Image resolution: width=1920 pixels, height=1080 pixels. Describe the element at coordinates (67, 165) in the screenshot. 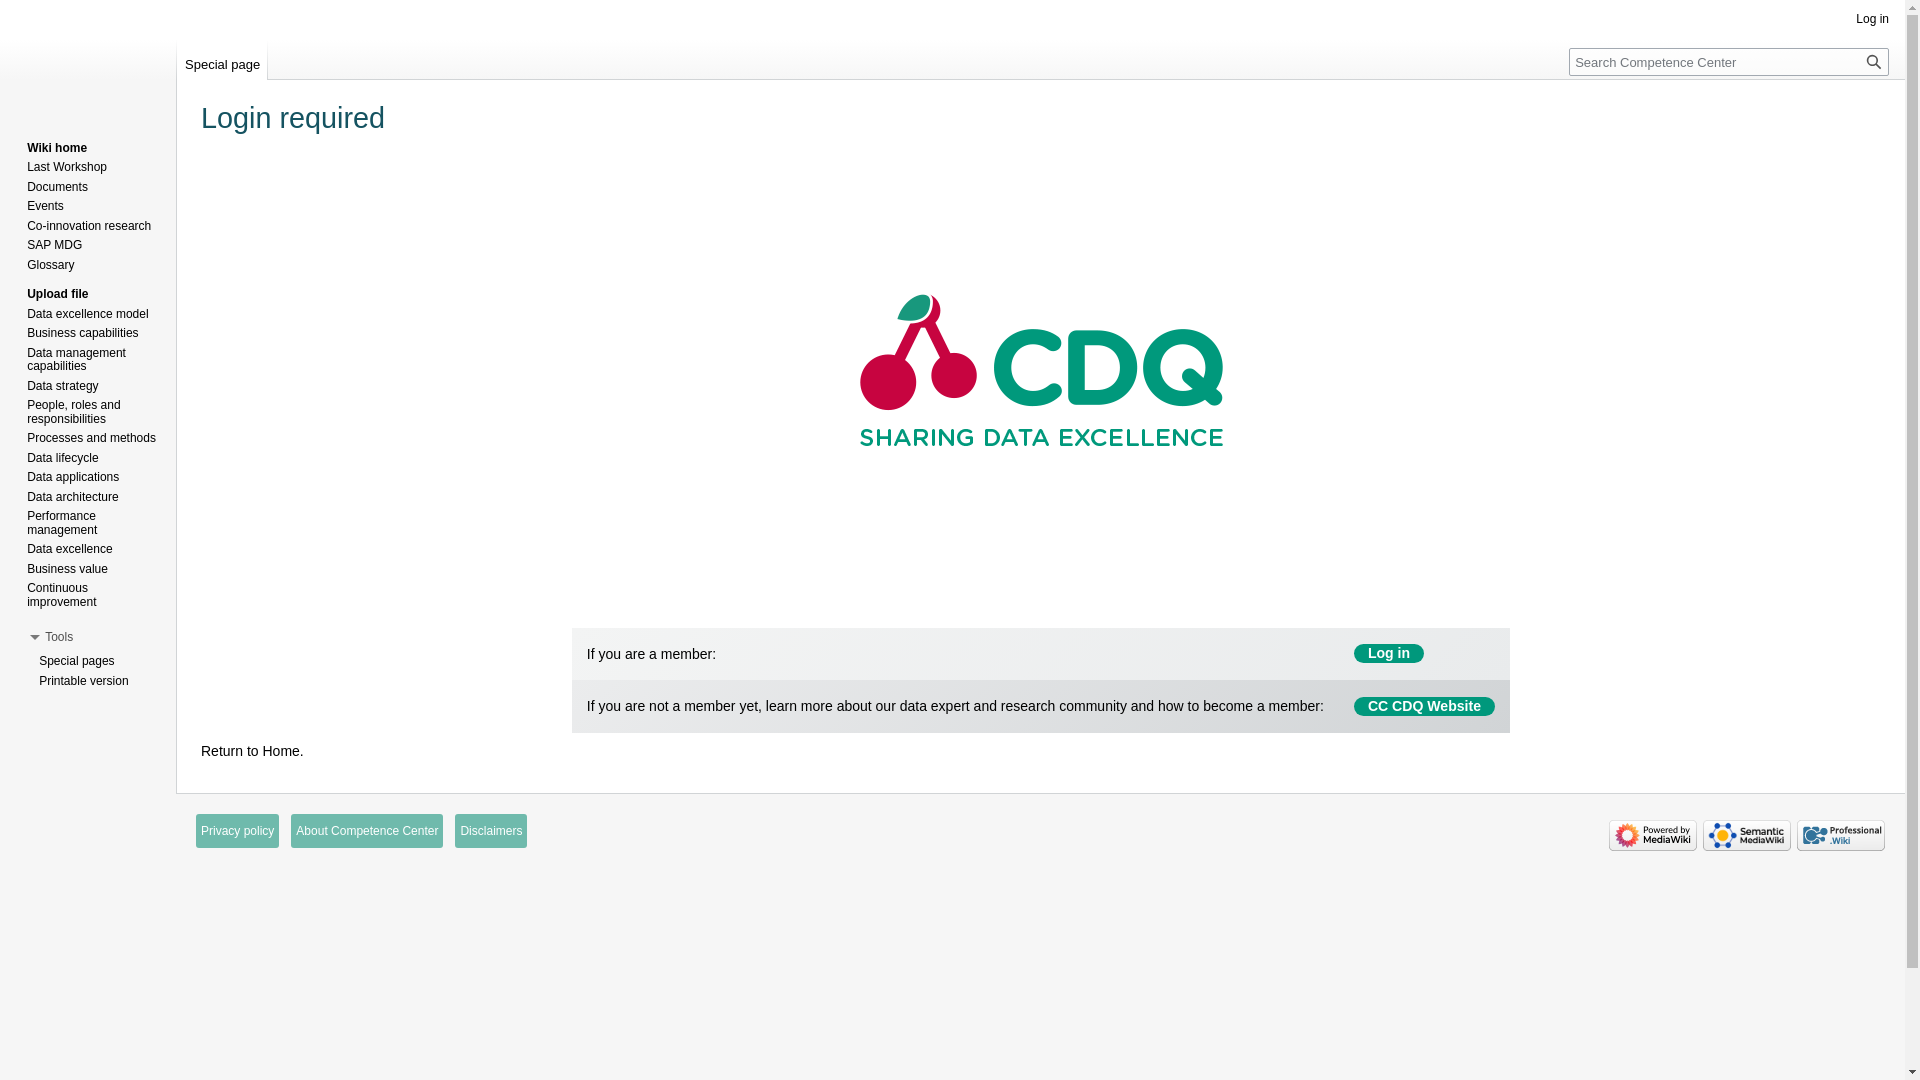

I see `'Last Workshop'` at that location.